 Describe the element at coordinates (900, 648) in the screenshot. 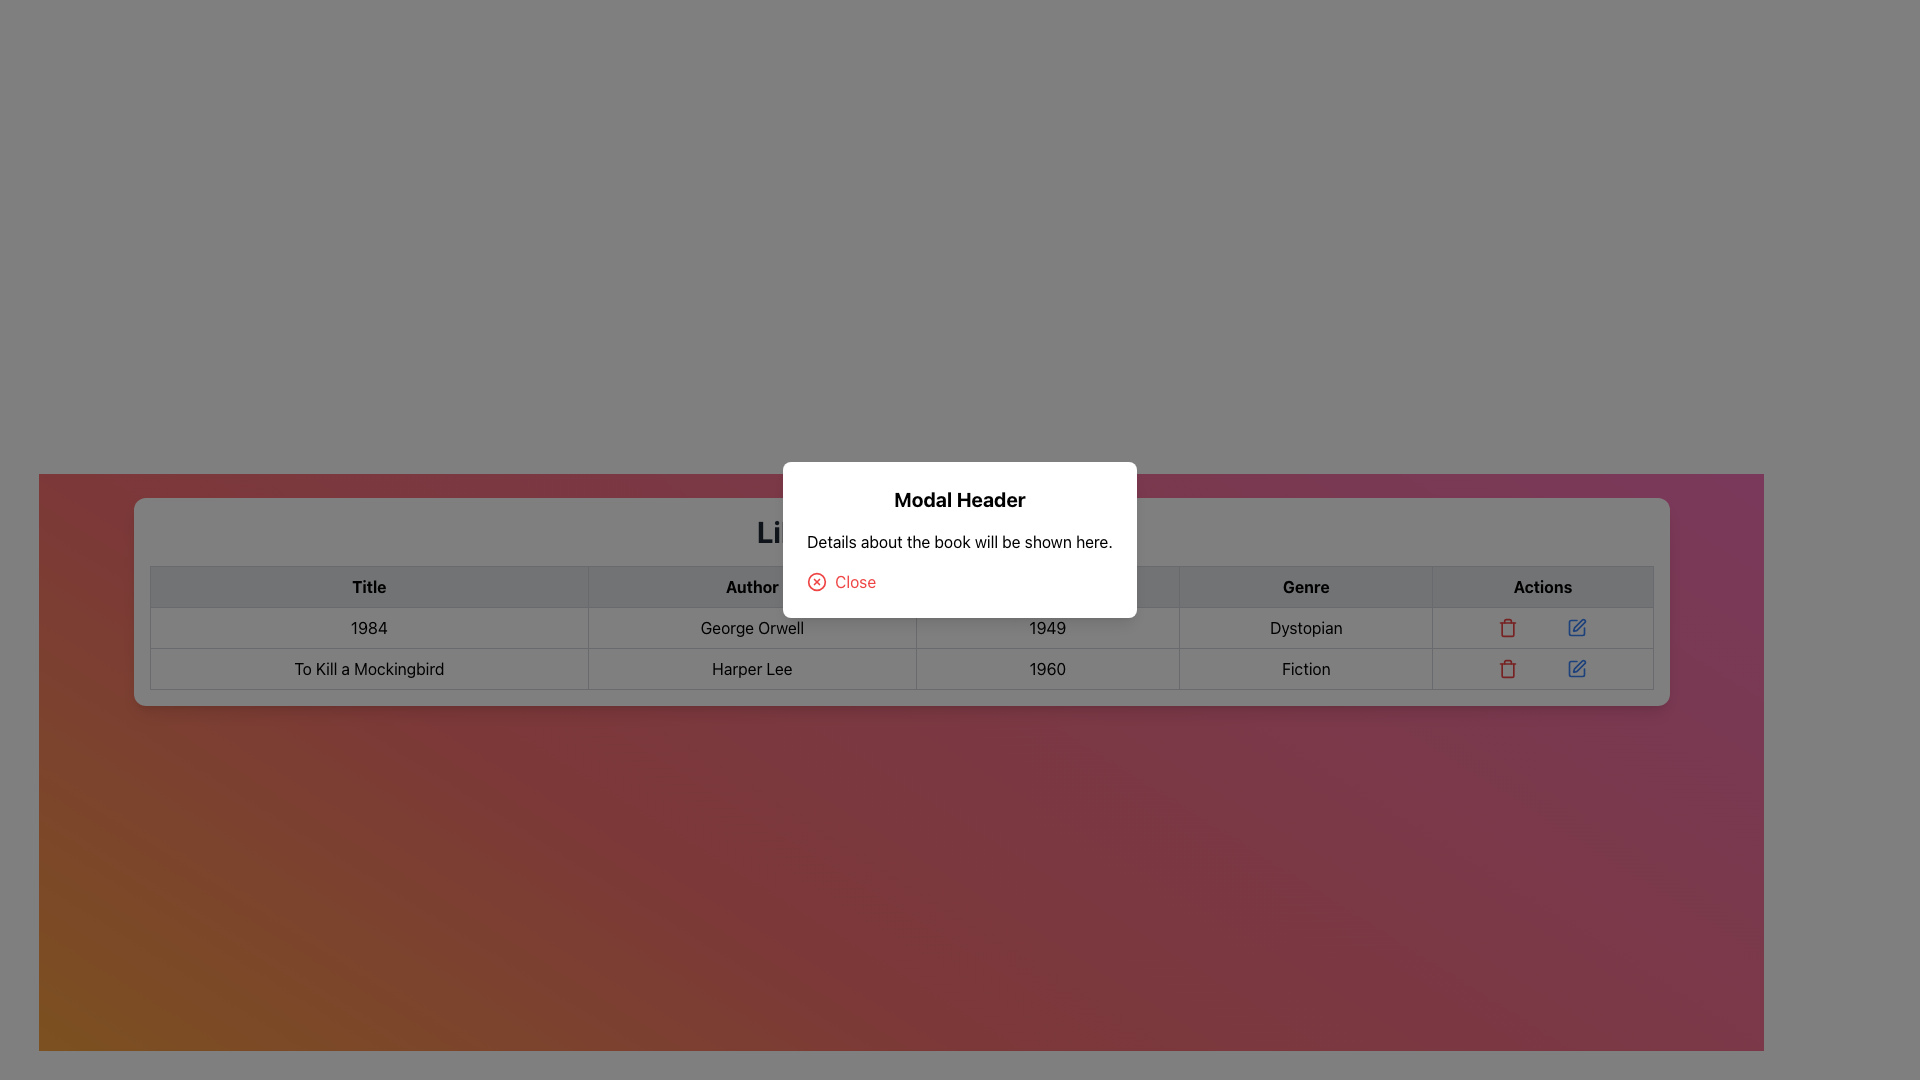

I see `the interactive elements within the second row of the book details table, which displays 'To Kill a Mockingbird', 'Harper Lee', '1960', and 'Fiction'` at that location.